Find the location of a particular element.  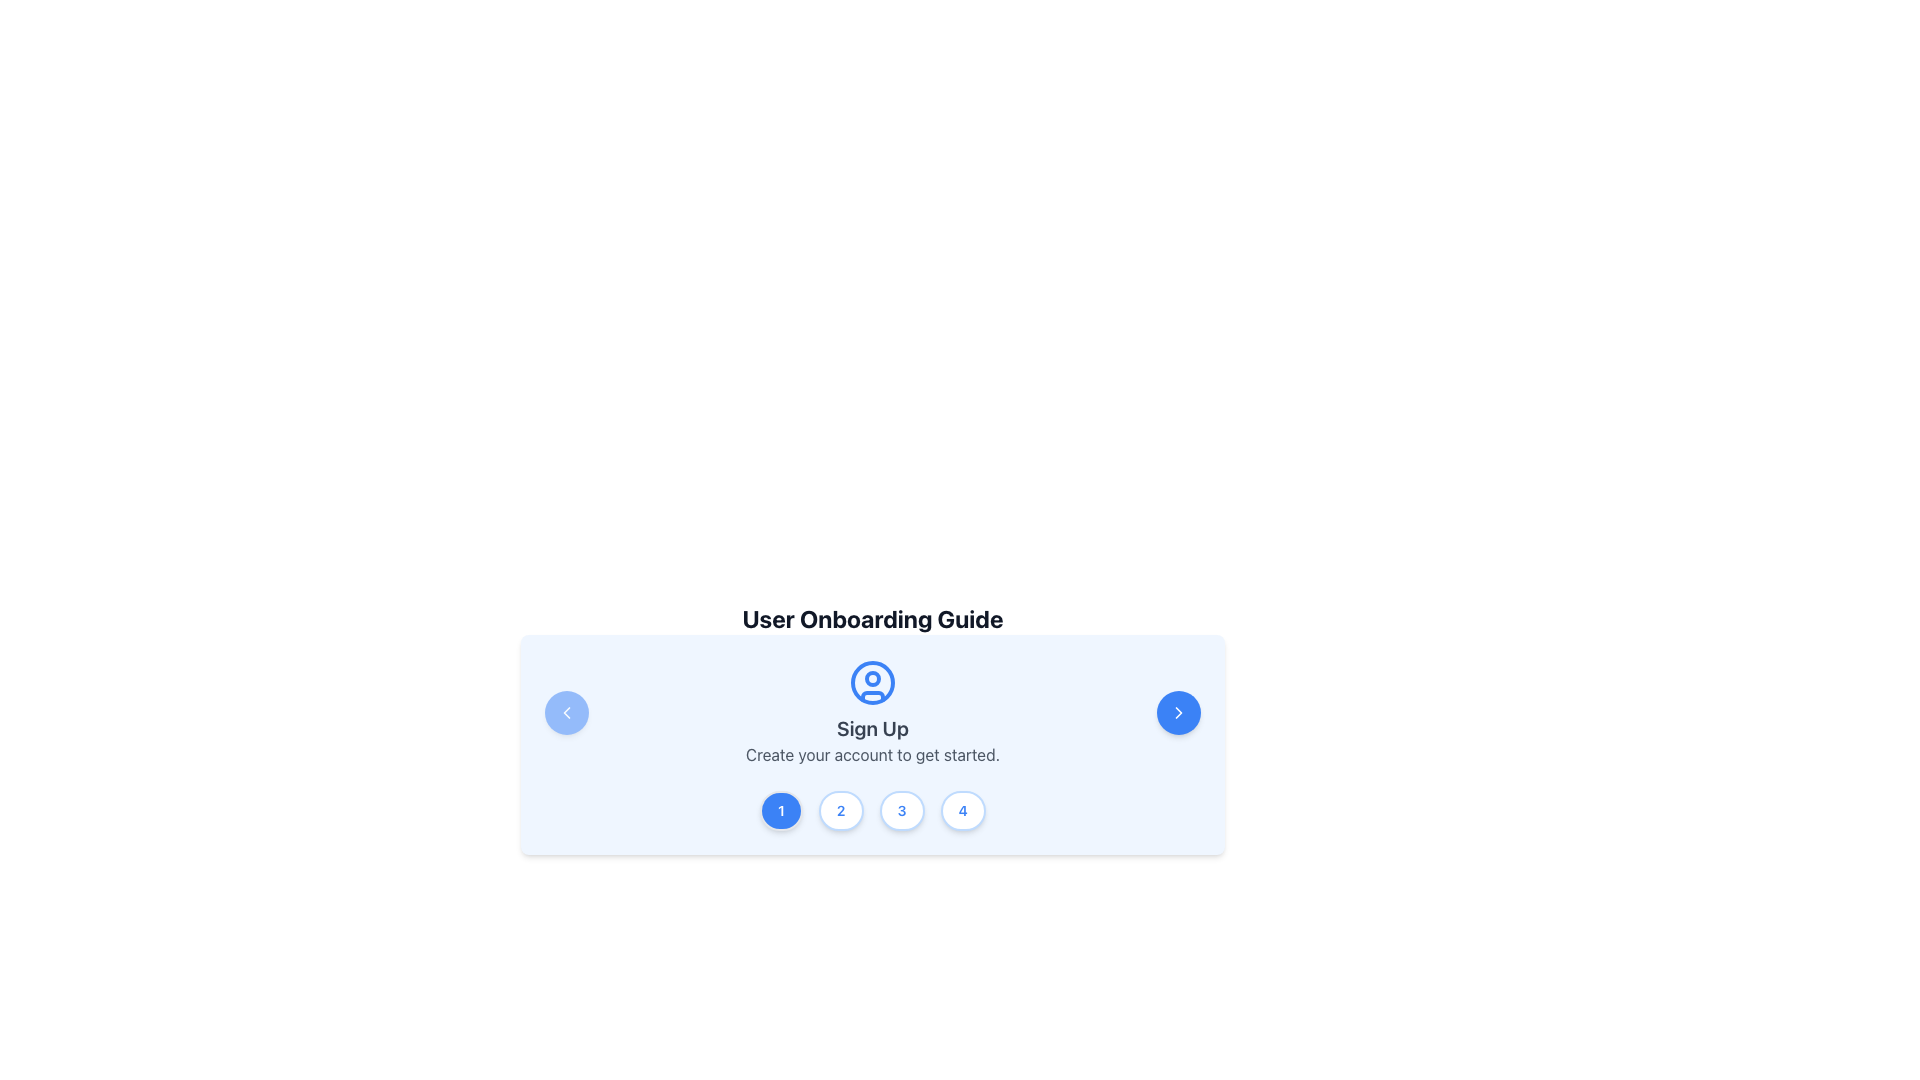

the leftward chevron icon for navigation to the previous step on the User Onboarding Guide panel is located at coordinates (565, 712).